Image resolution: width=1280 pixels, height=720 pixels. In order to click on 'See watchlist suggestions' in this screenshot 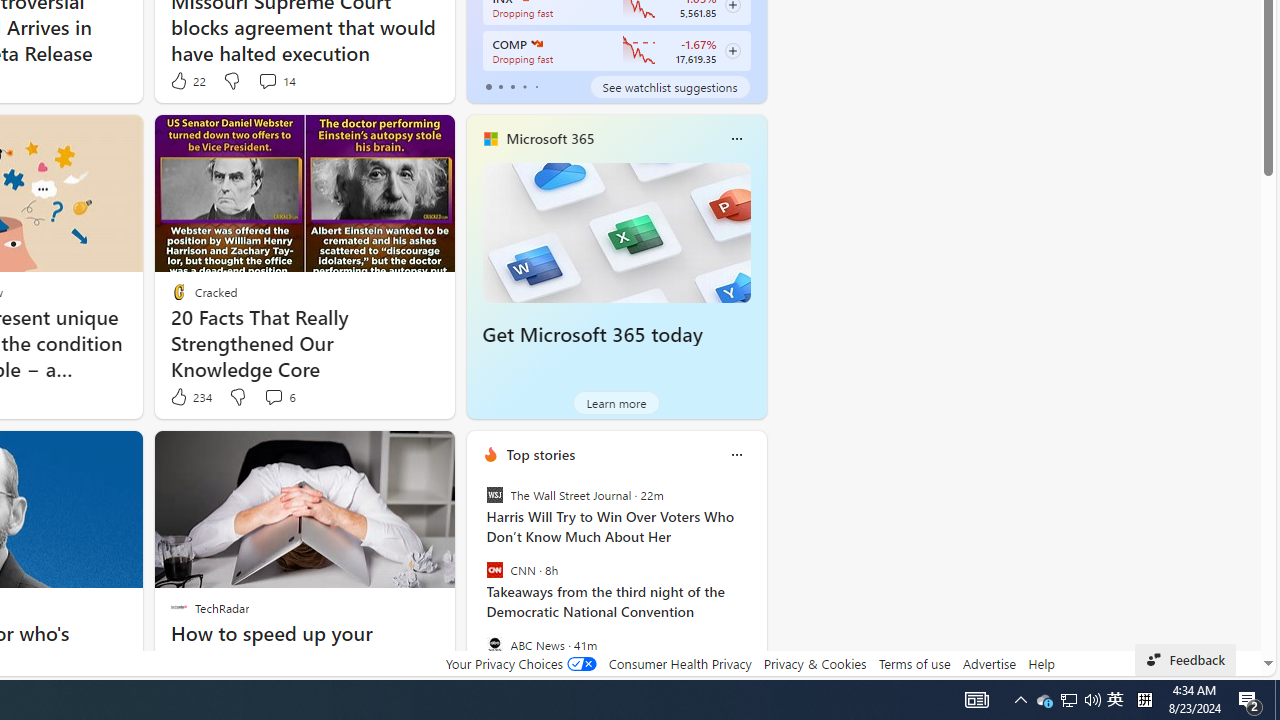, I will do `click(670, 86)`.